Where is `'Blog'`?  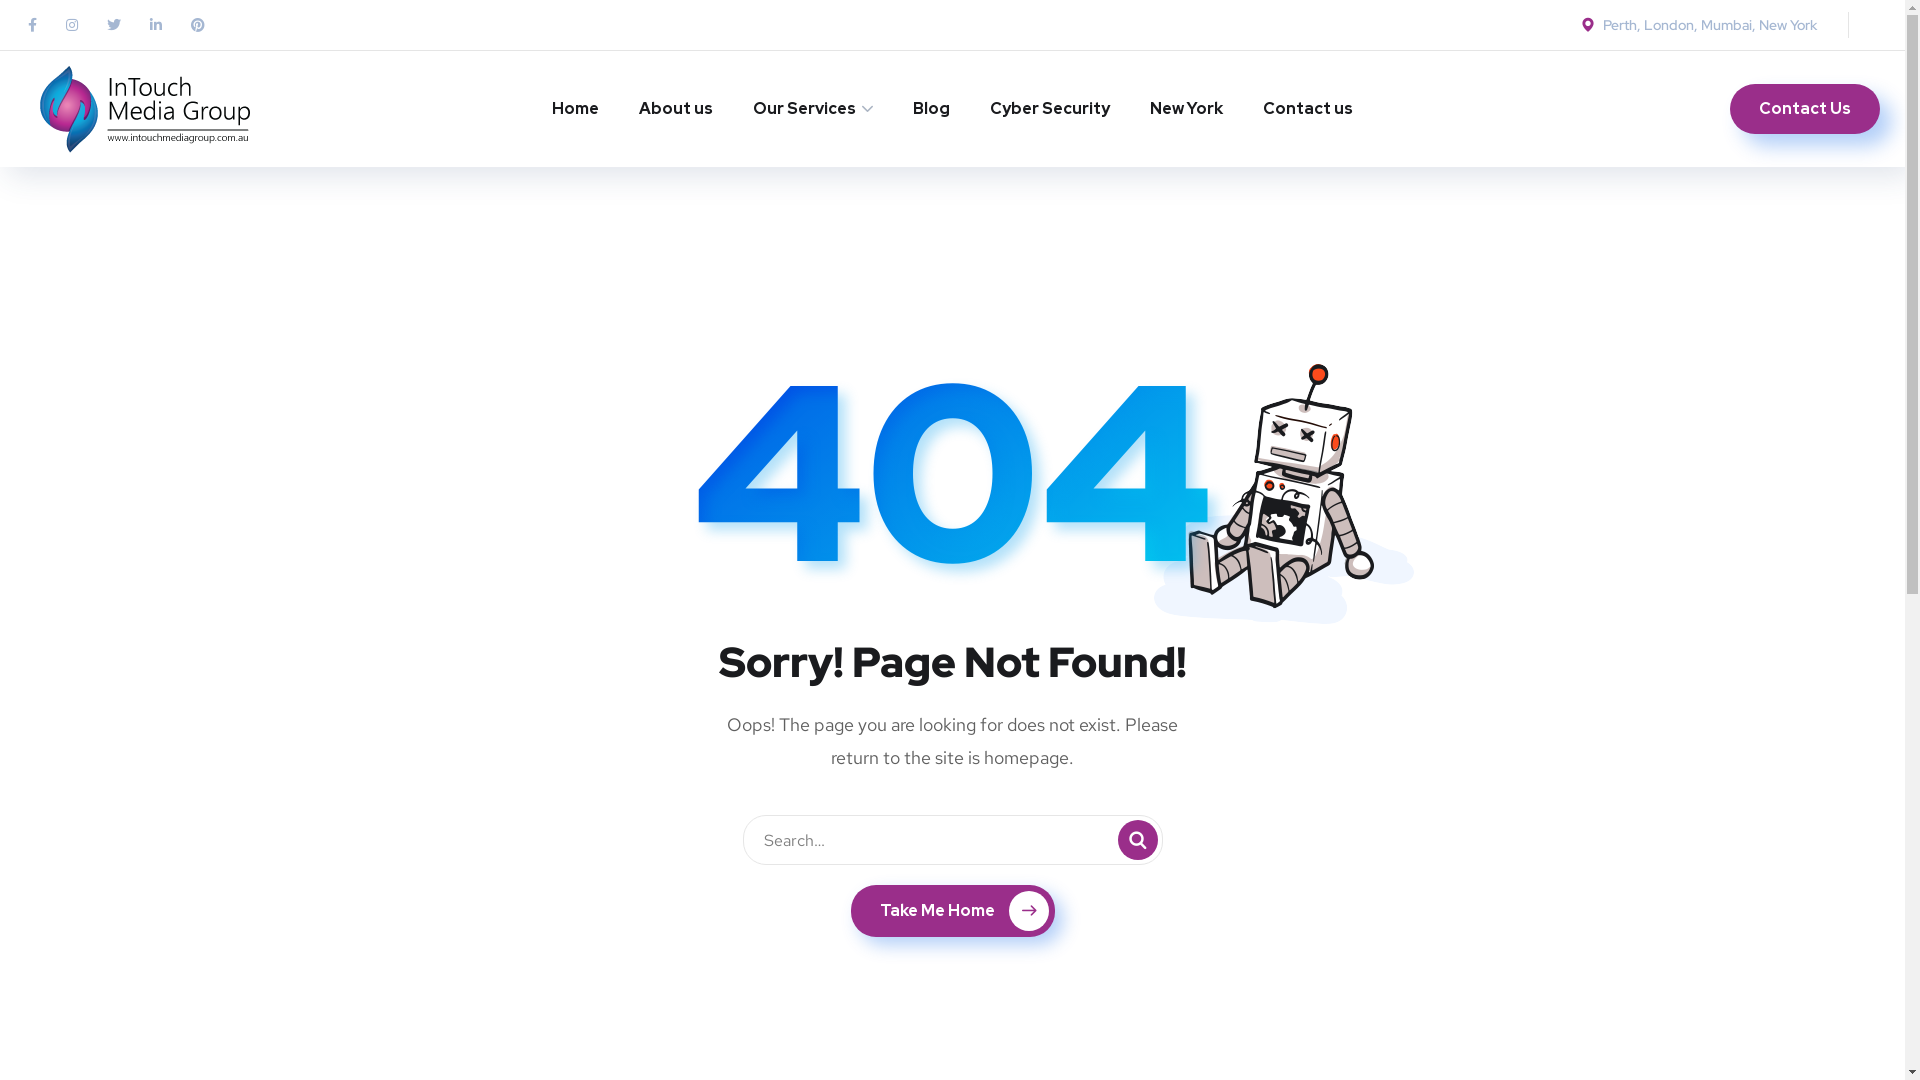
'Blog' is located at coordinates (911, 108).